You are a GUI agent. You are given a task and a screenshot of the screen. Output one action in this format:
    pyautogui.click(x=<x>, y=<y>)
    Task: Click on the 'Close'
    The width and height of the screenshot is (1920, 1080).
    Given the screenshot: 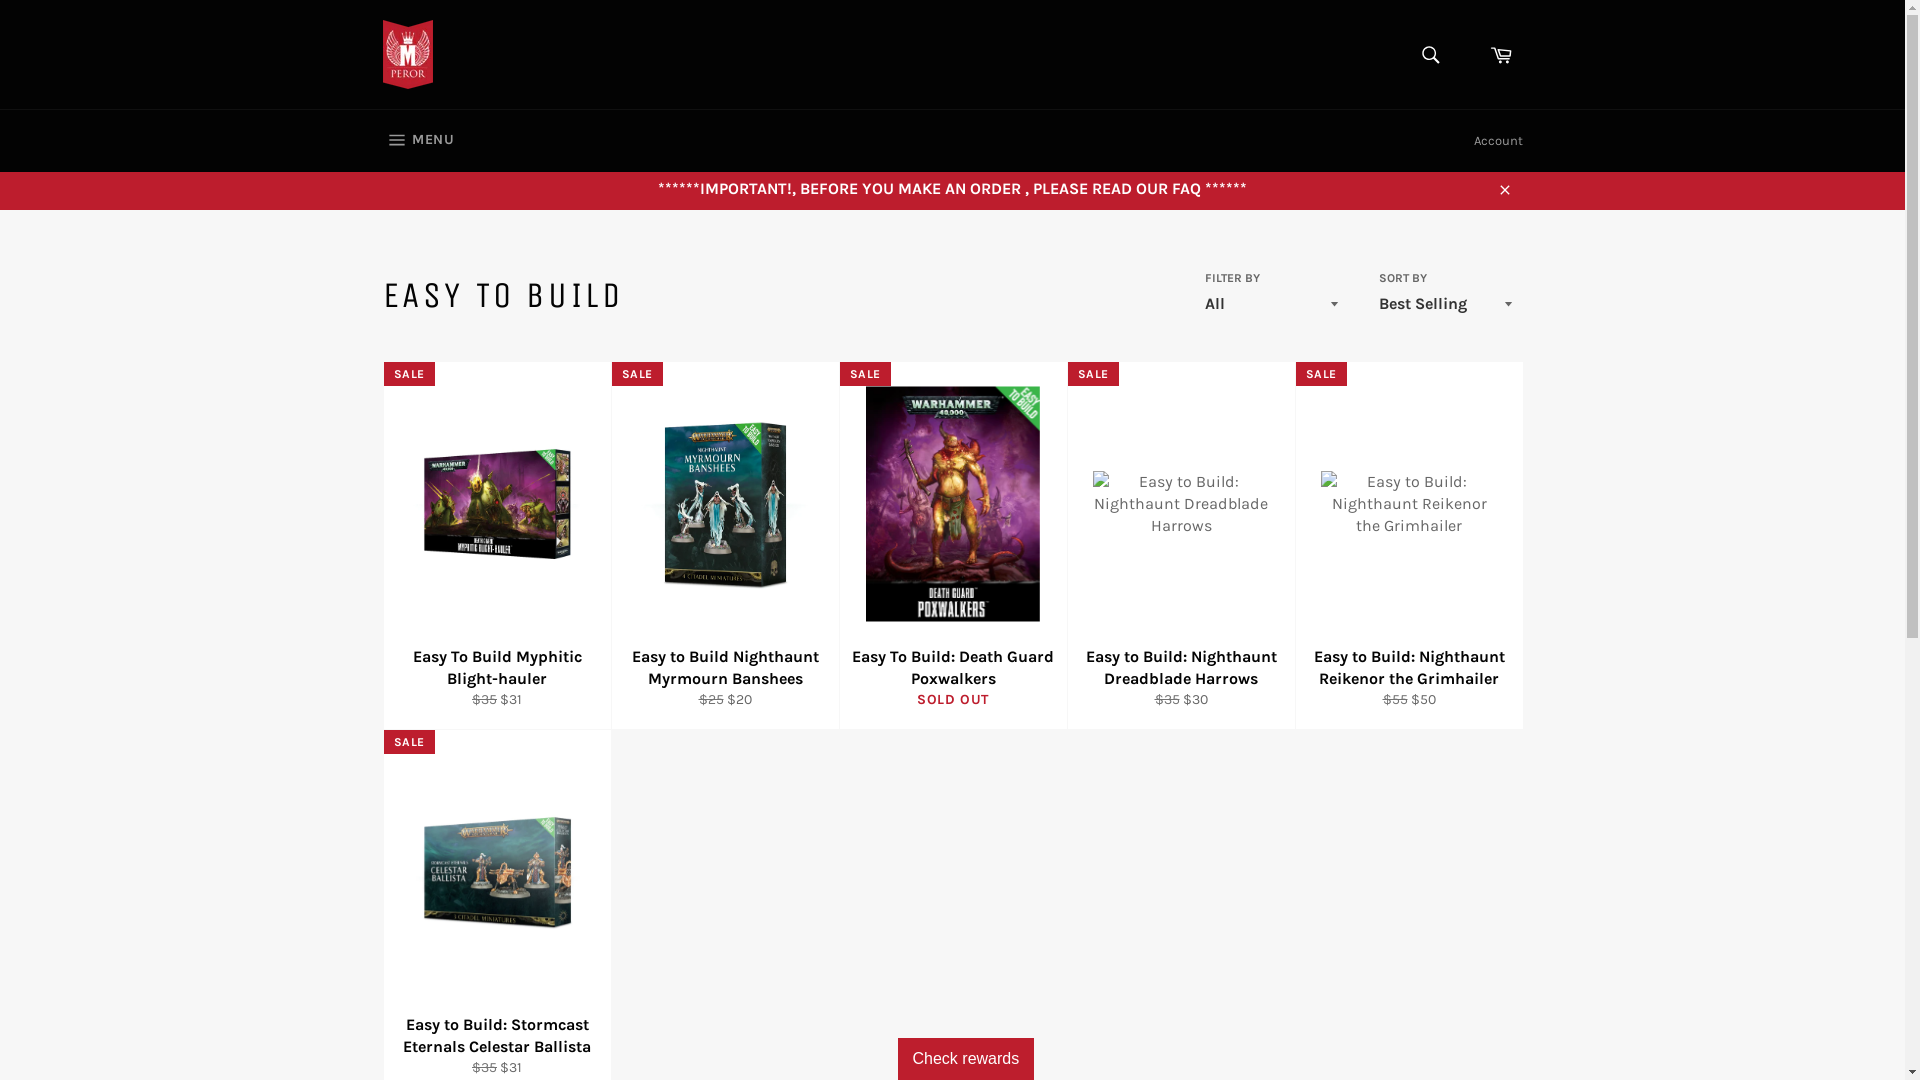 What is the action you would take?
    pyautogui.click(x=1503, y=189)
    